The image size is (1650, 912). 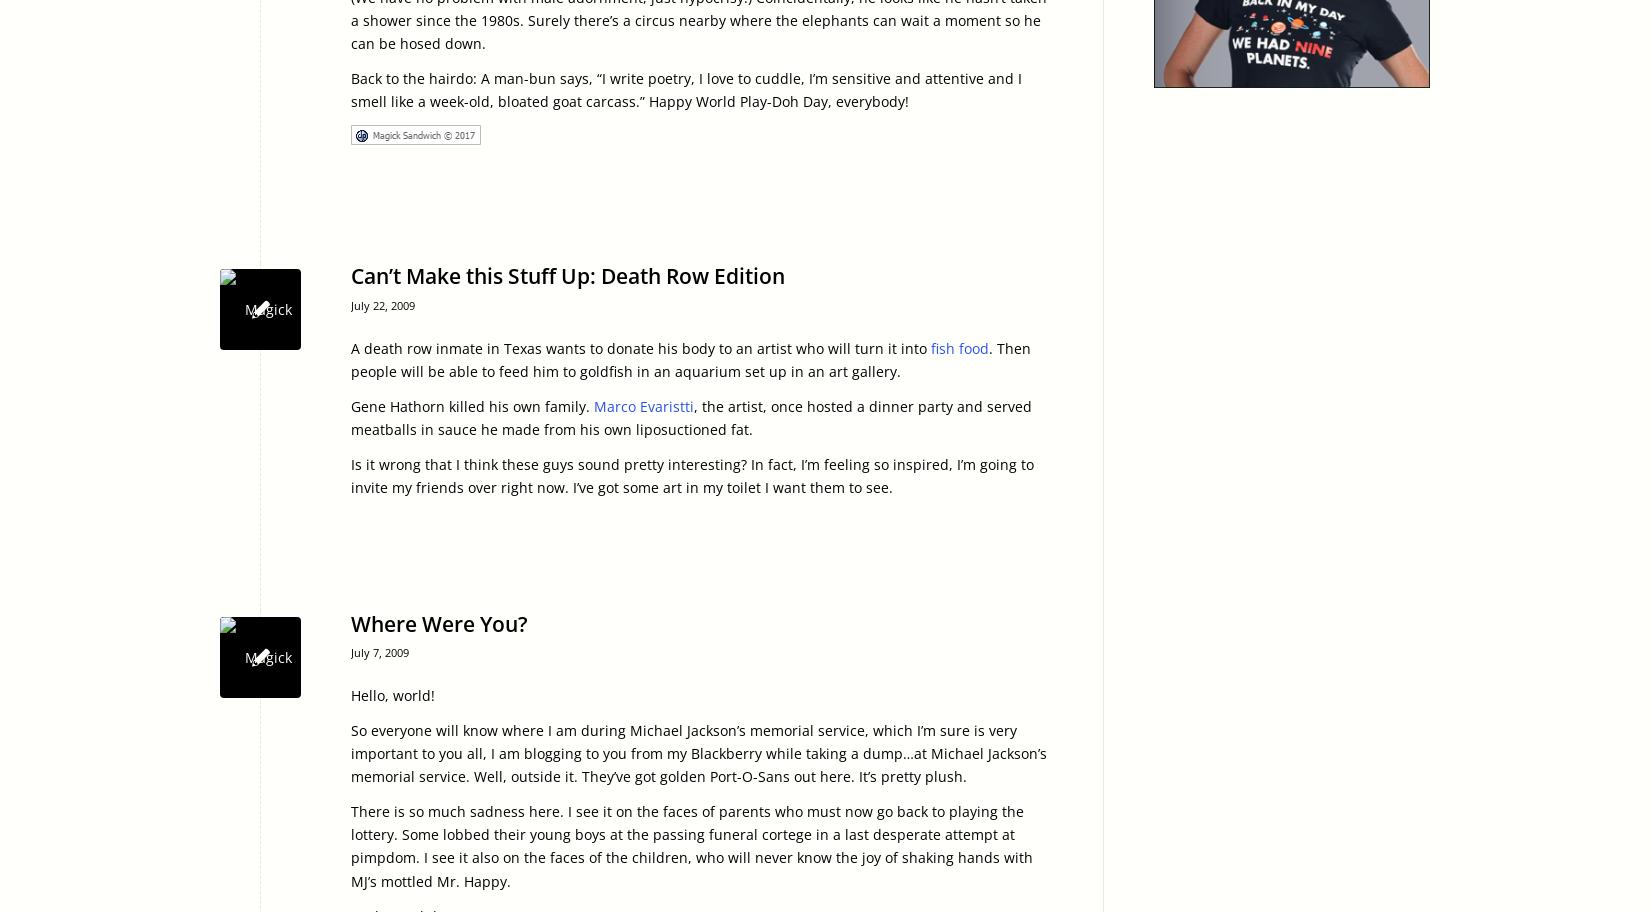 I want to click on 'July 22, 2009', so click(x=382, y=304).